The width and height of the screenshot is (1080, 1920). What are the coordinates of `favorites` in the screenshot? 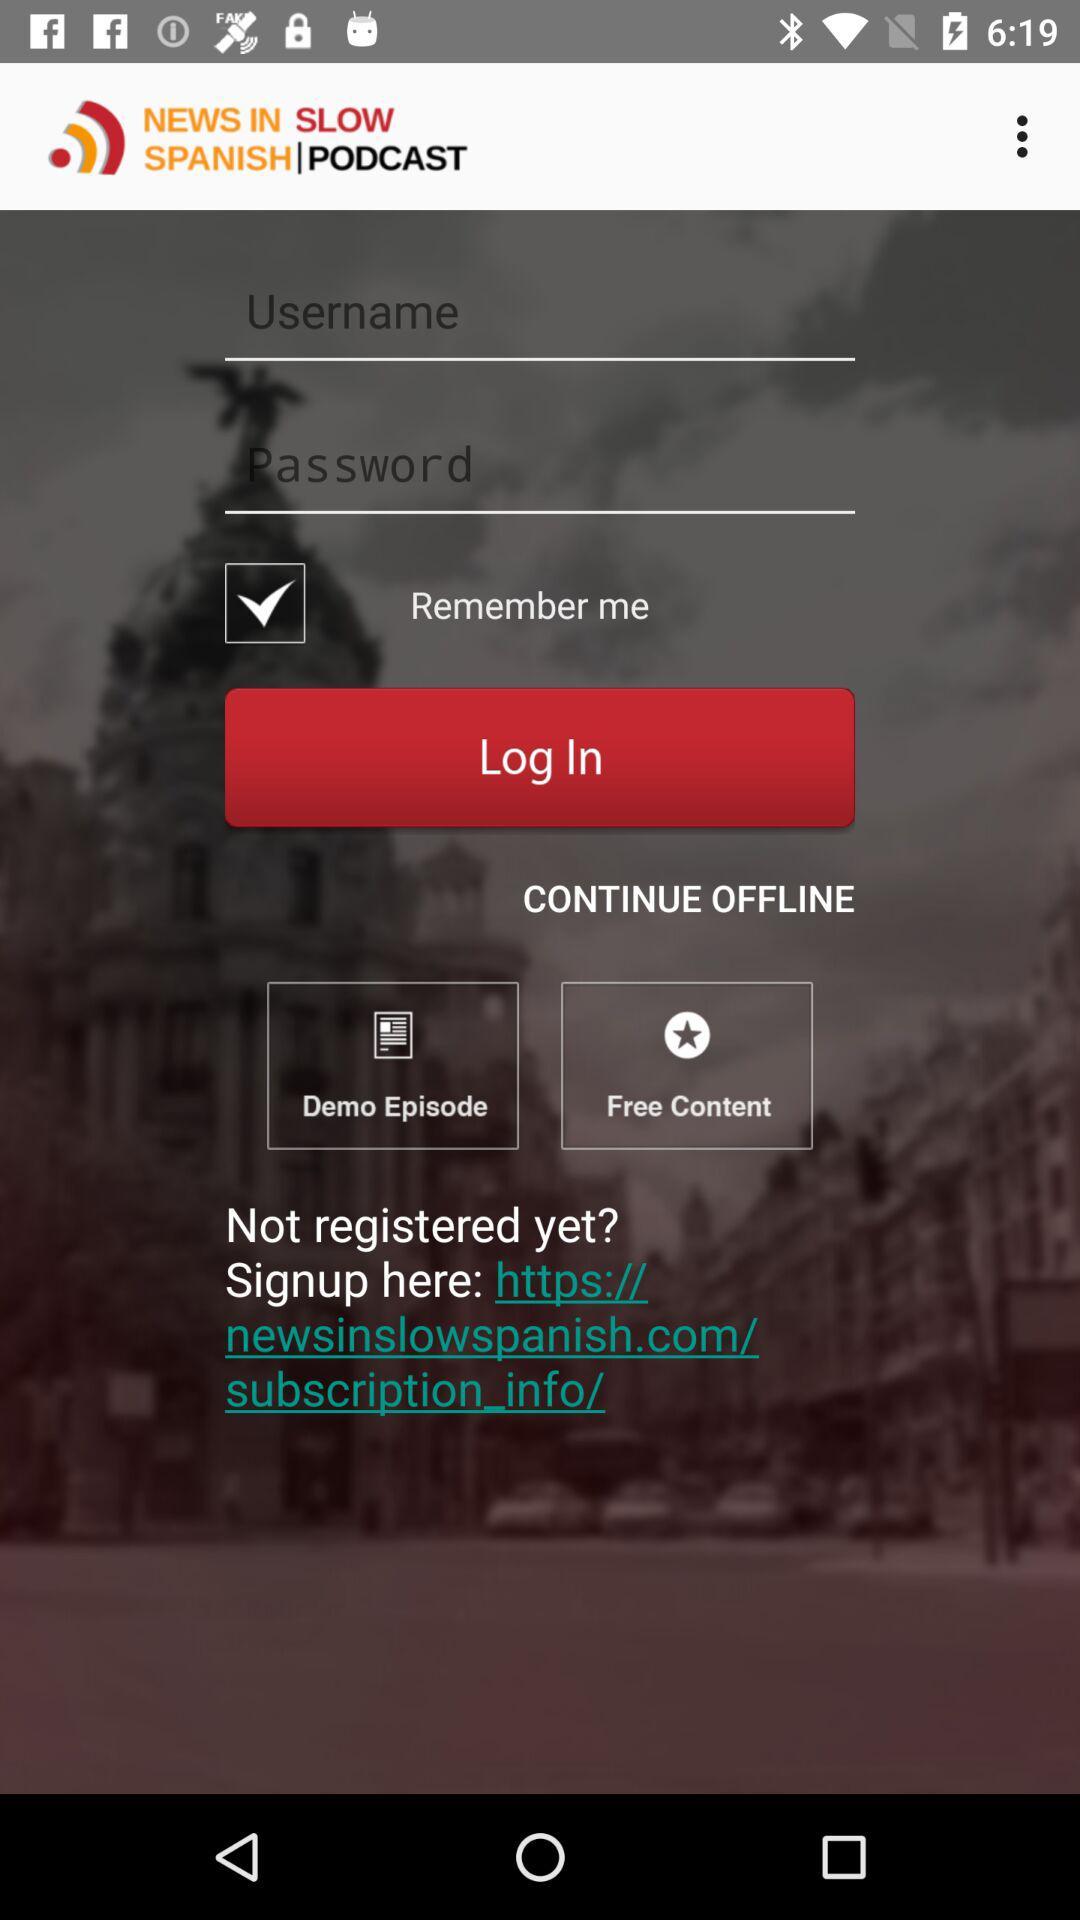 It's located at (685, 1064).